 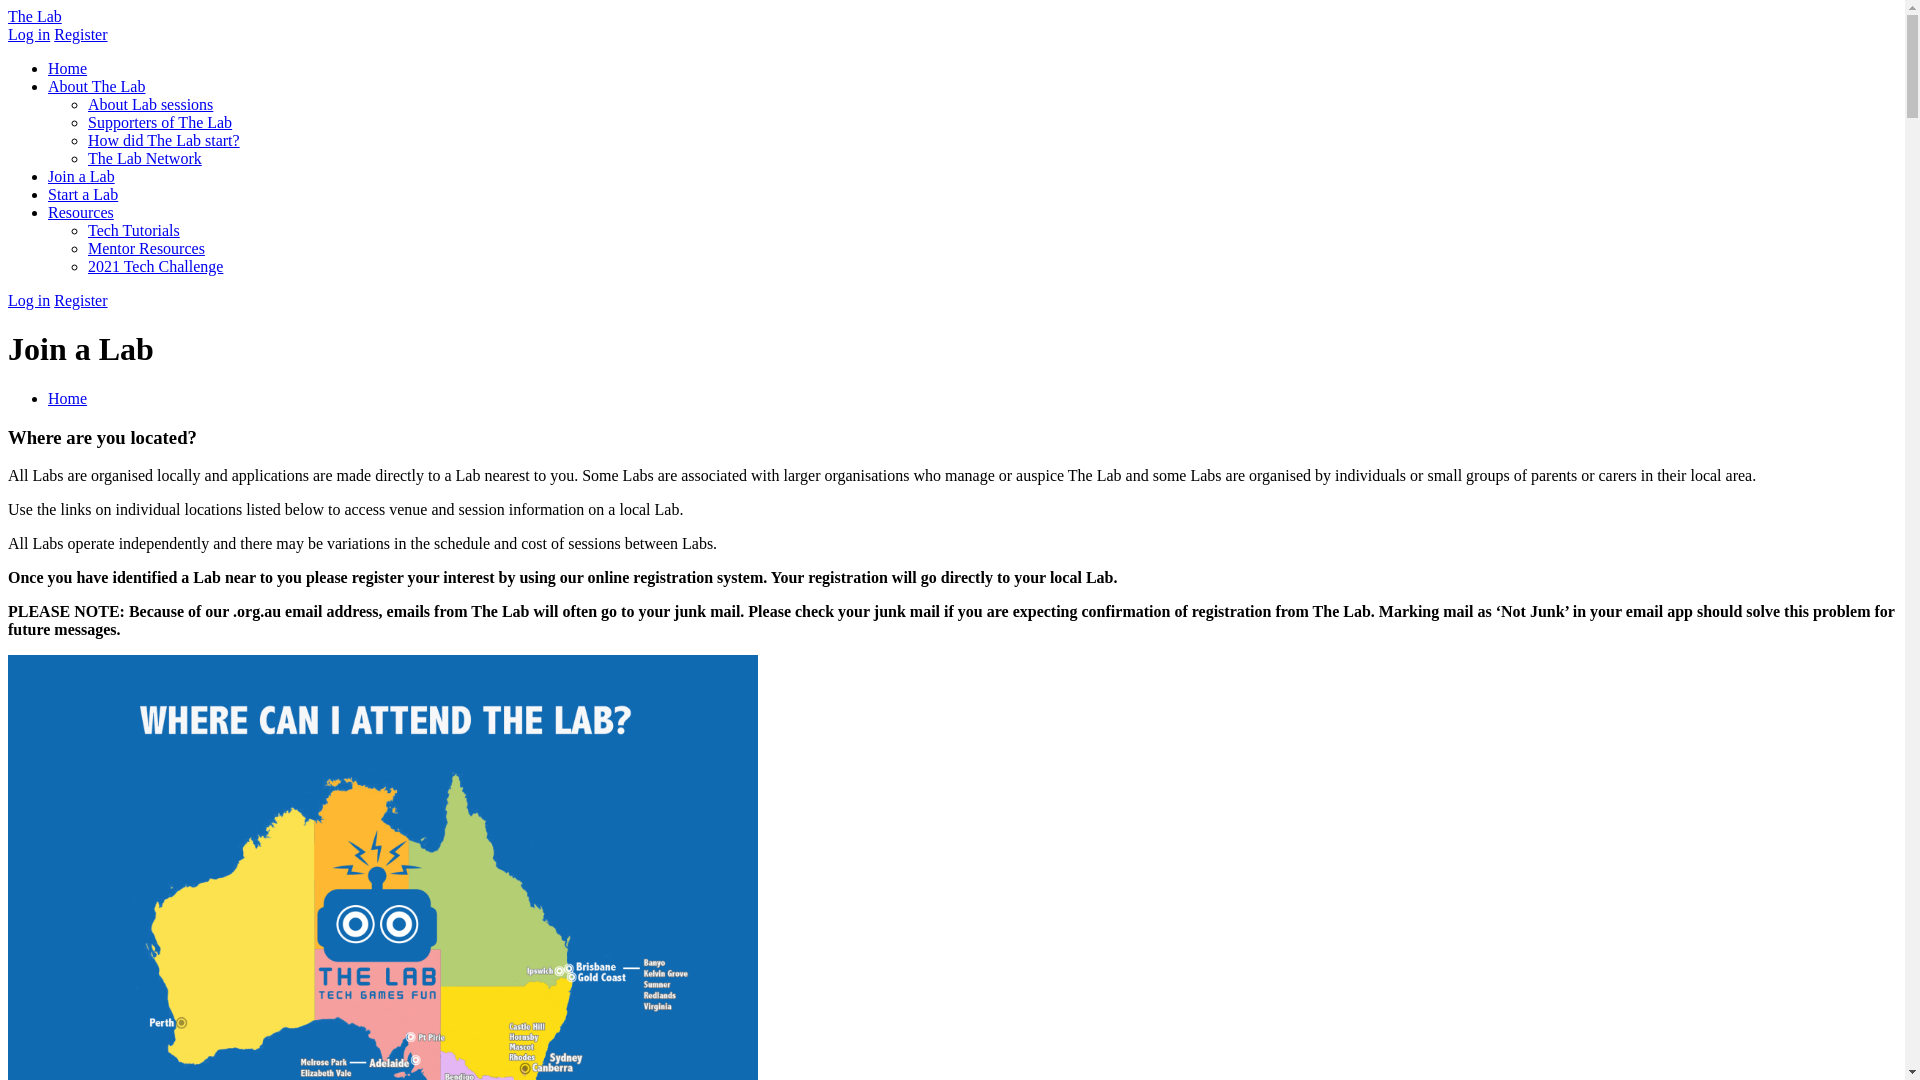 I want to click on 'The Lab Network', so click(x=143, y=157).